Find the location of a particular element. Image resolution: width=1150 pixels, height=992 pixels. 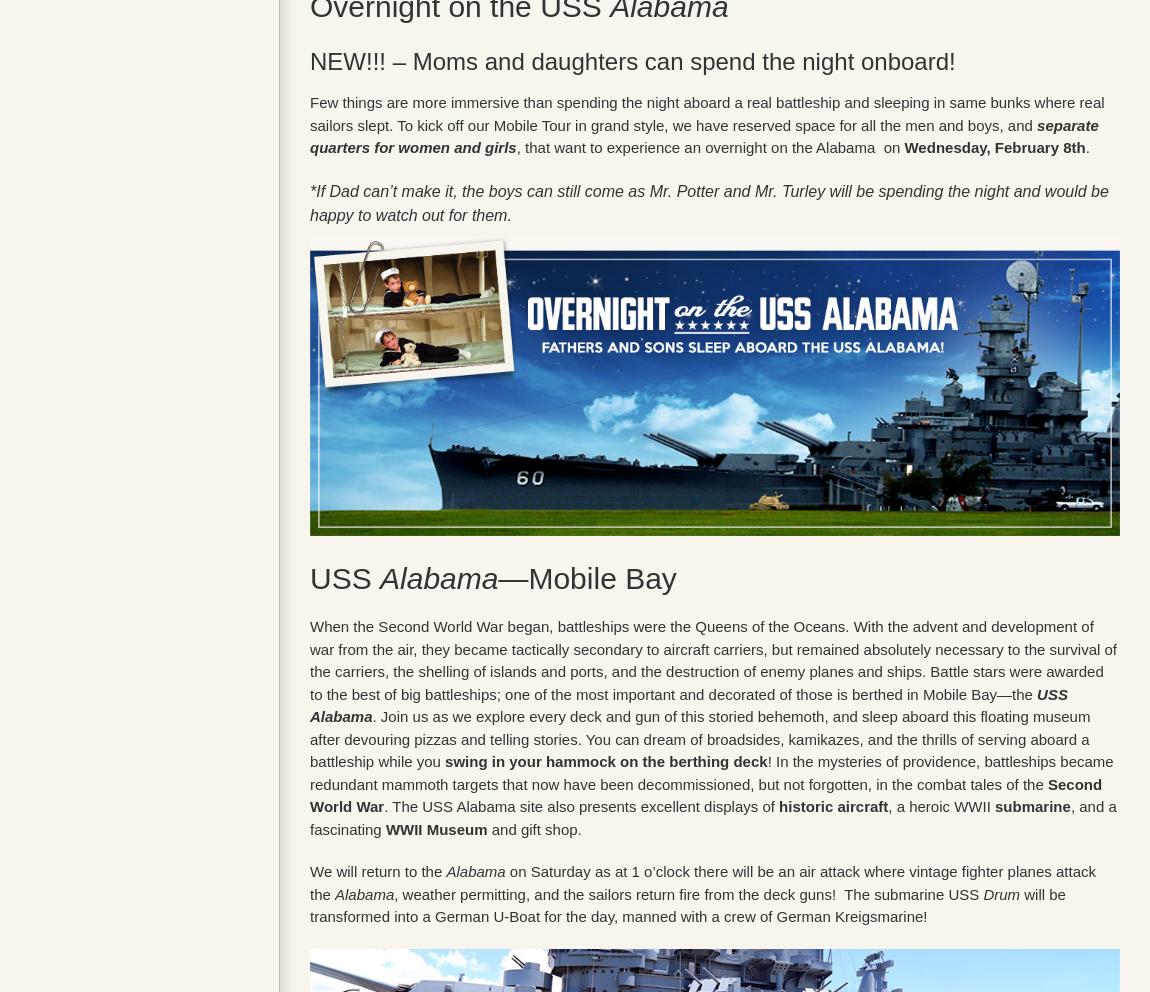

'—Mobile Bay' is located at coordinates (497, 578).